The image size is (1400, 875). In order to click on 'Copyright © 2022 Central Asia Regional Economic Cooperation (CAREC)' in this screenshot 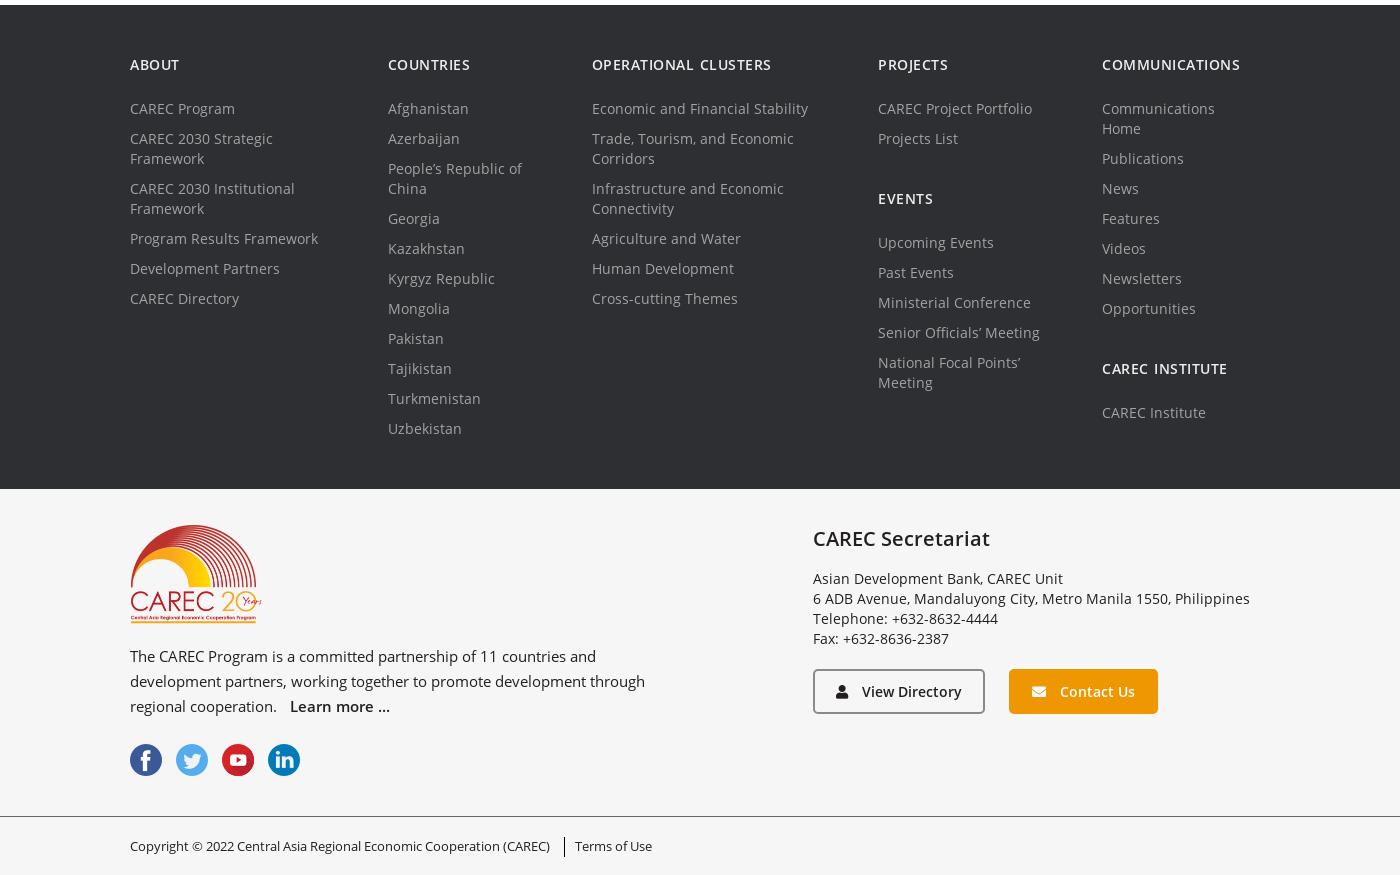, I will do `click(340, 846)`.